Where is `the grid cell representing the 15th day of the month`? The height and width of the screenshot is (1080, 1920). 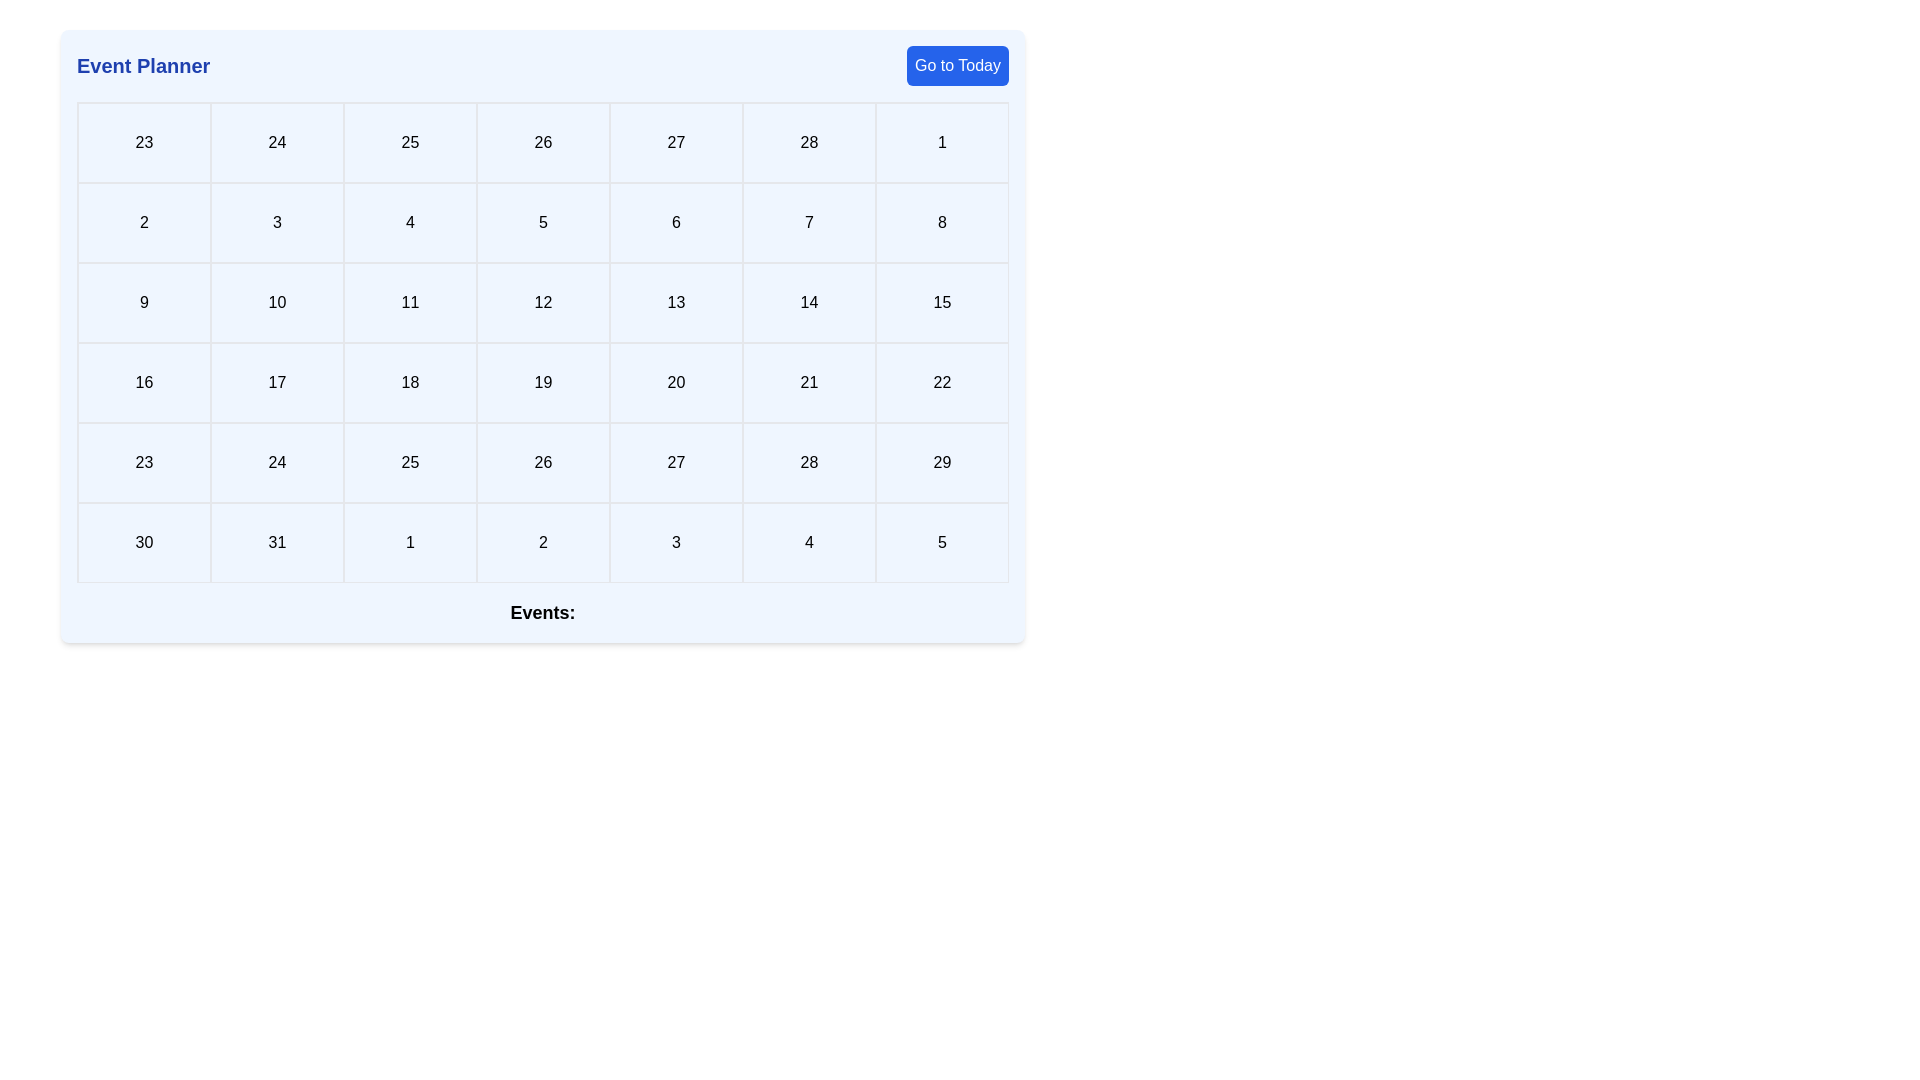 the grid cell representing the 15th day of the month is located at coordinates (941, 303).